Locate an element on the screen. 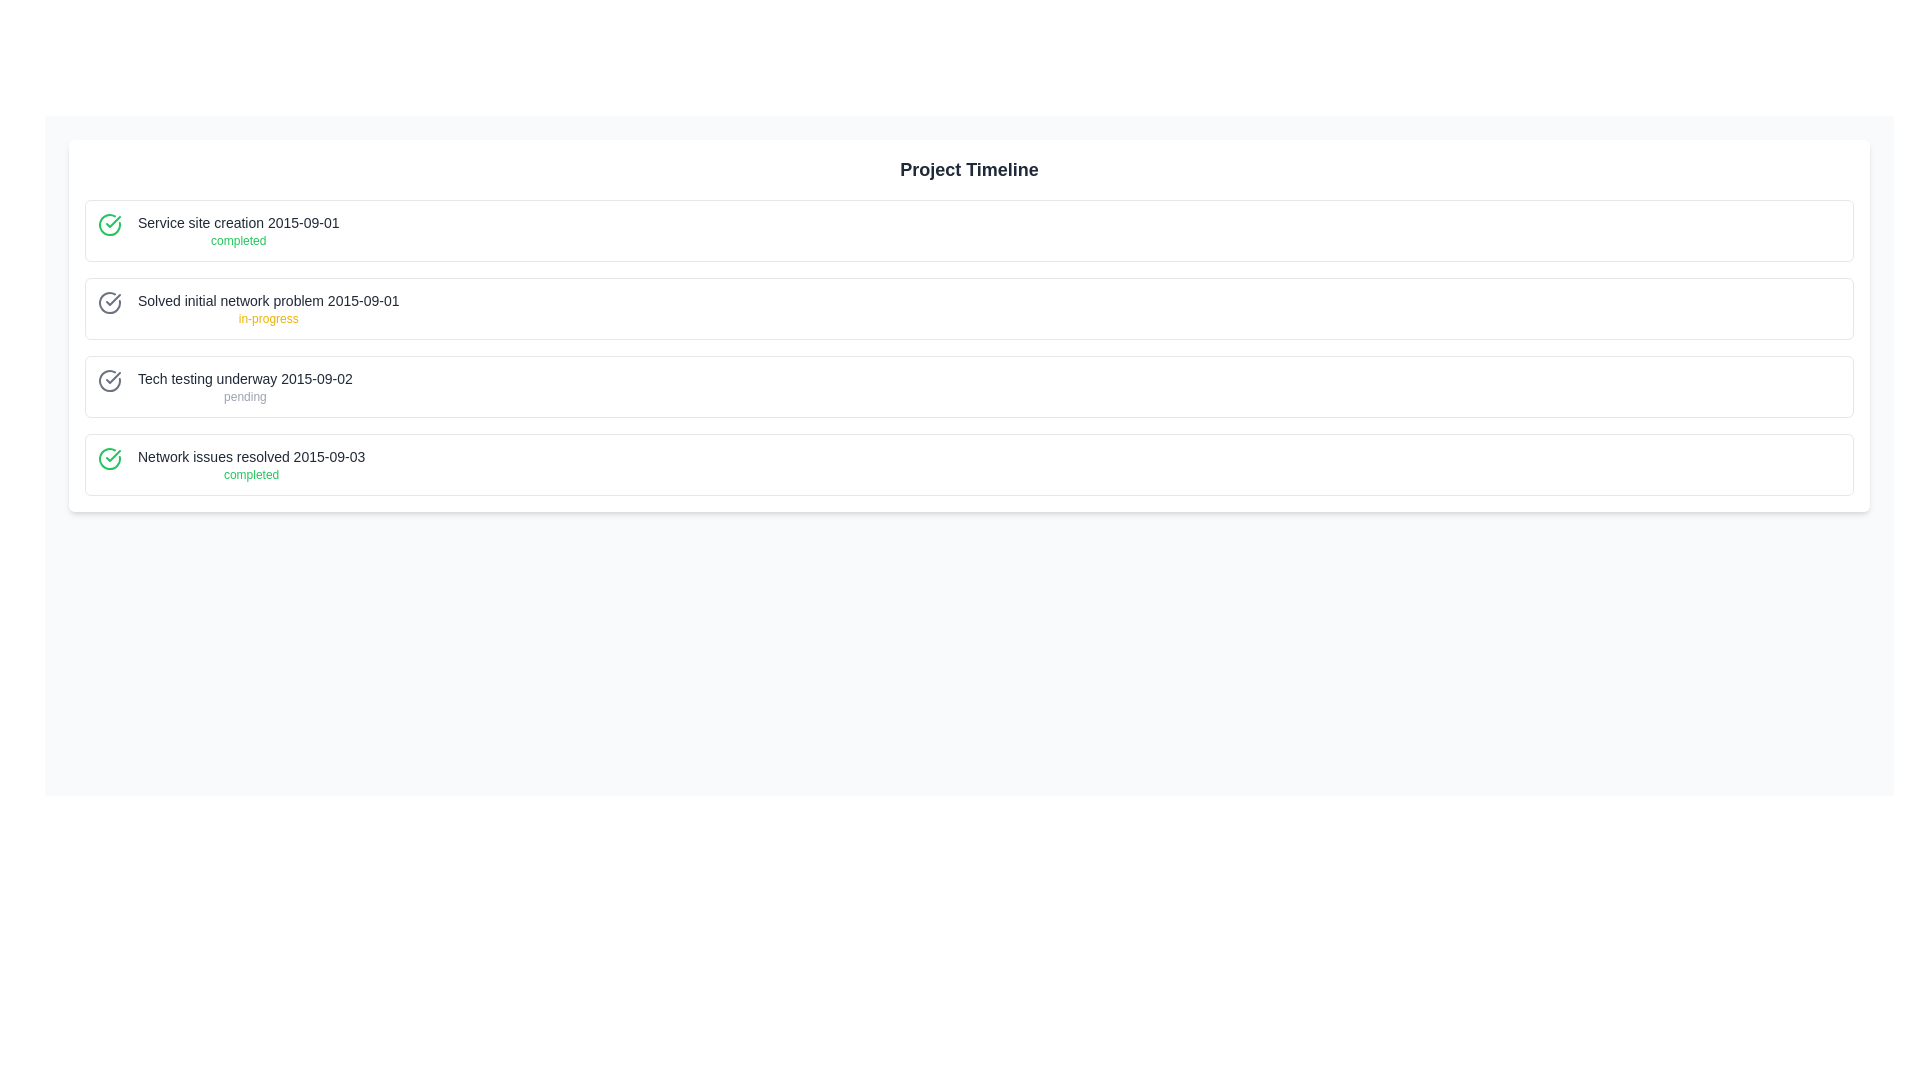 The width and height of the screenshot is (1920, 1080). the status indicator icon that confirms the successful completion of the task 'Service site creation 2015-09-01' is located at coordinates (109, 224).